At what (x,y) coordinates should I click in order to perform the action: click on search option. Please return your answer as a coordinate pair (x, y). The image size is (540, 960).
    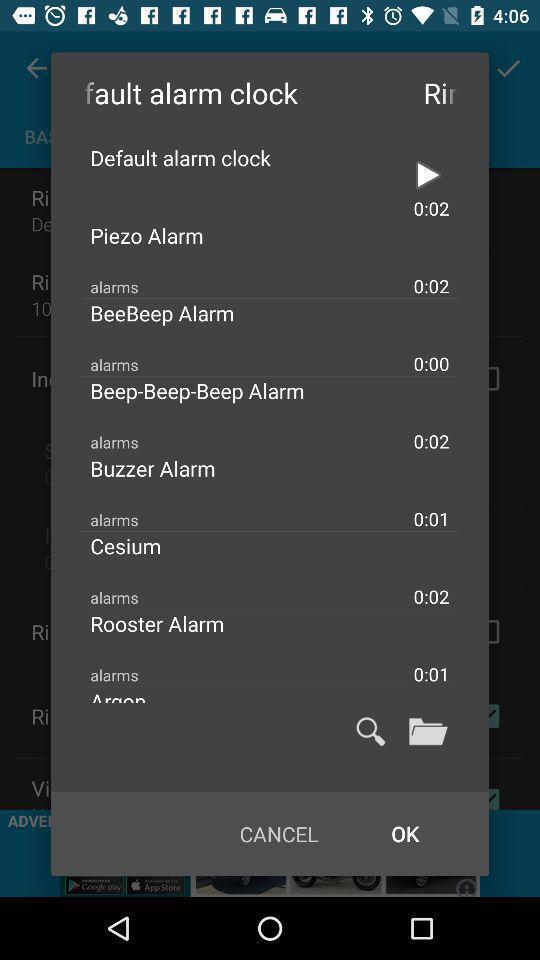
    Looking at the image, I should click on (369, 730).